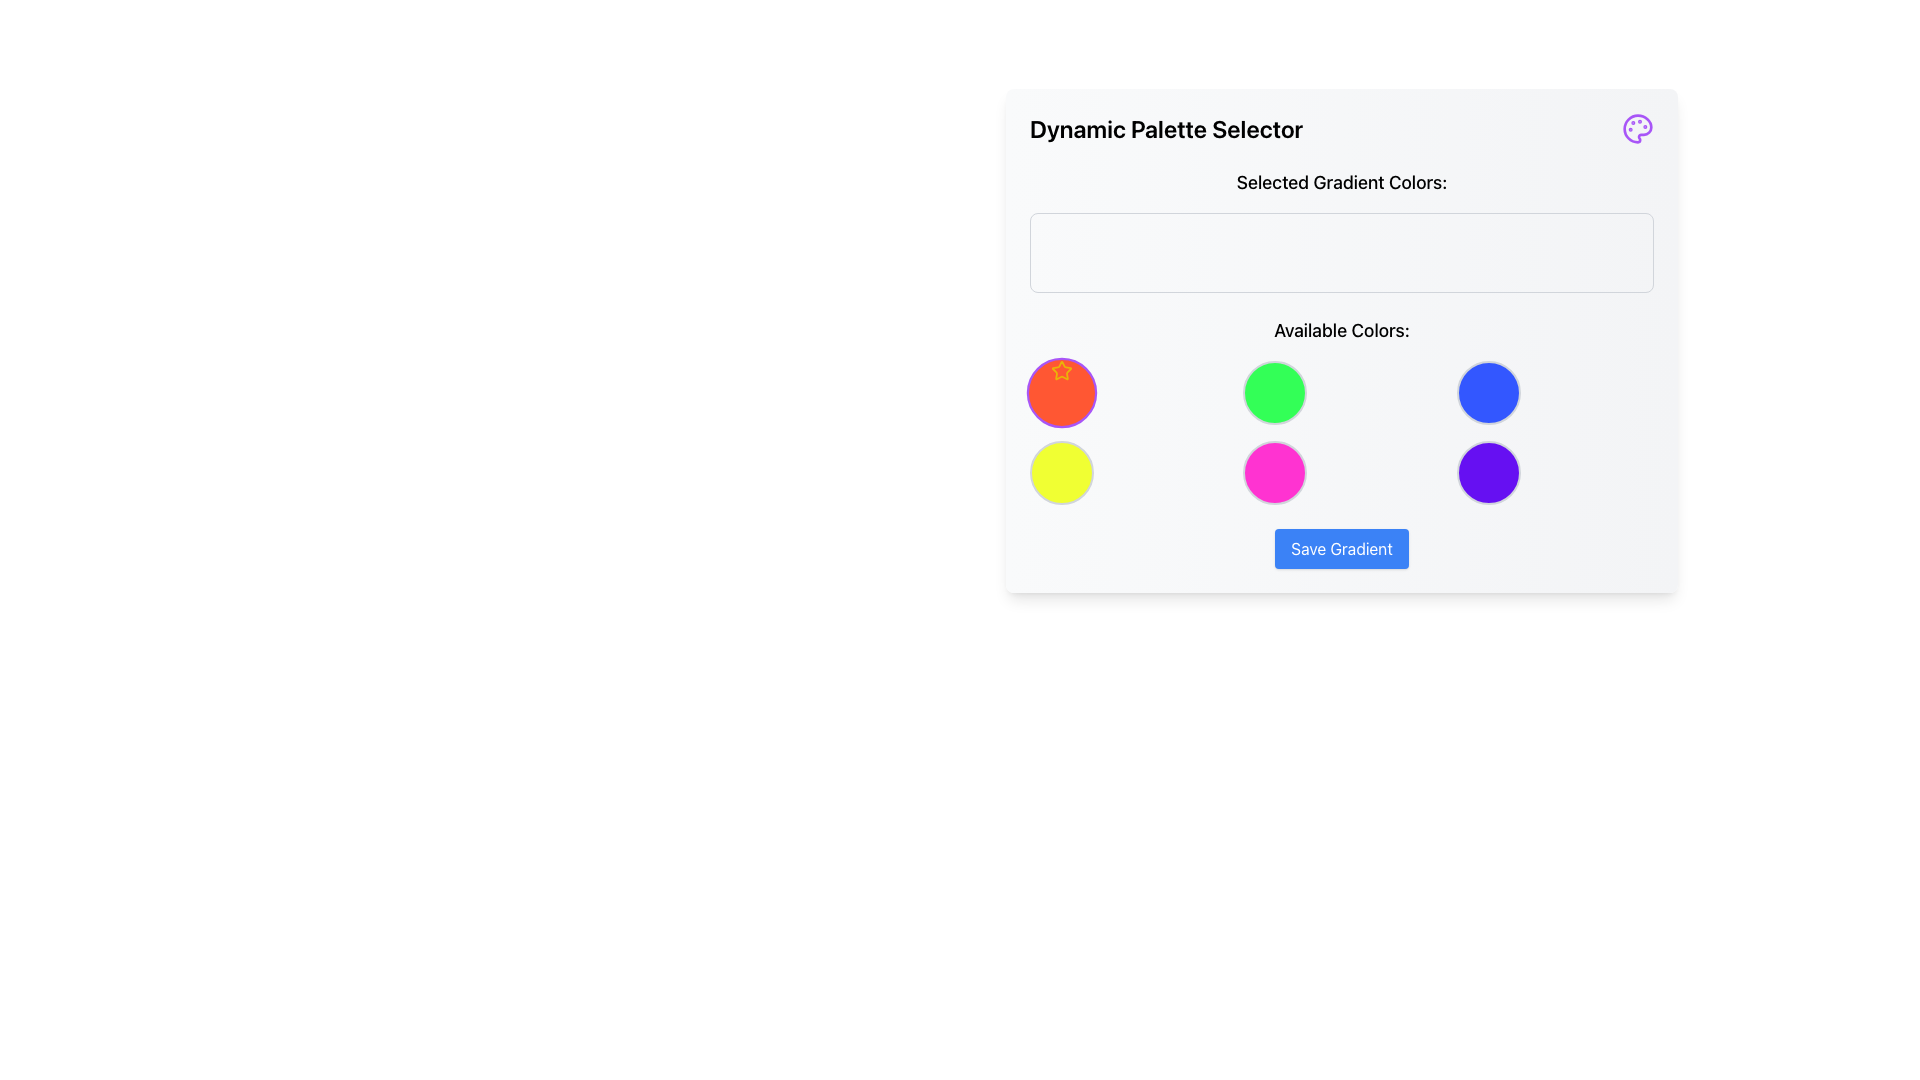 Image resolution: width=1920 pixels, height=1080 pixels. Describe the element at coordinates (1060, 370) in the screenshot. I see `the star-shaped icon located at the top section of the first circular button in the 'Available Colors' section, which has a purple border and an orange background` at that location.